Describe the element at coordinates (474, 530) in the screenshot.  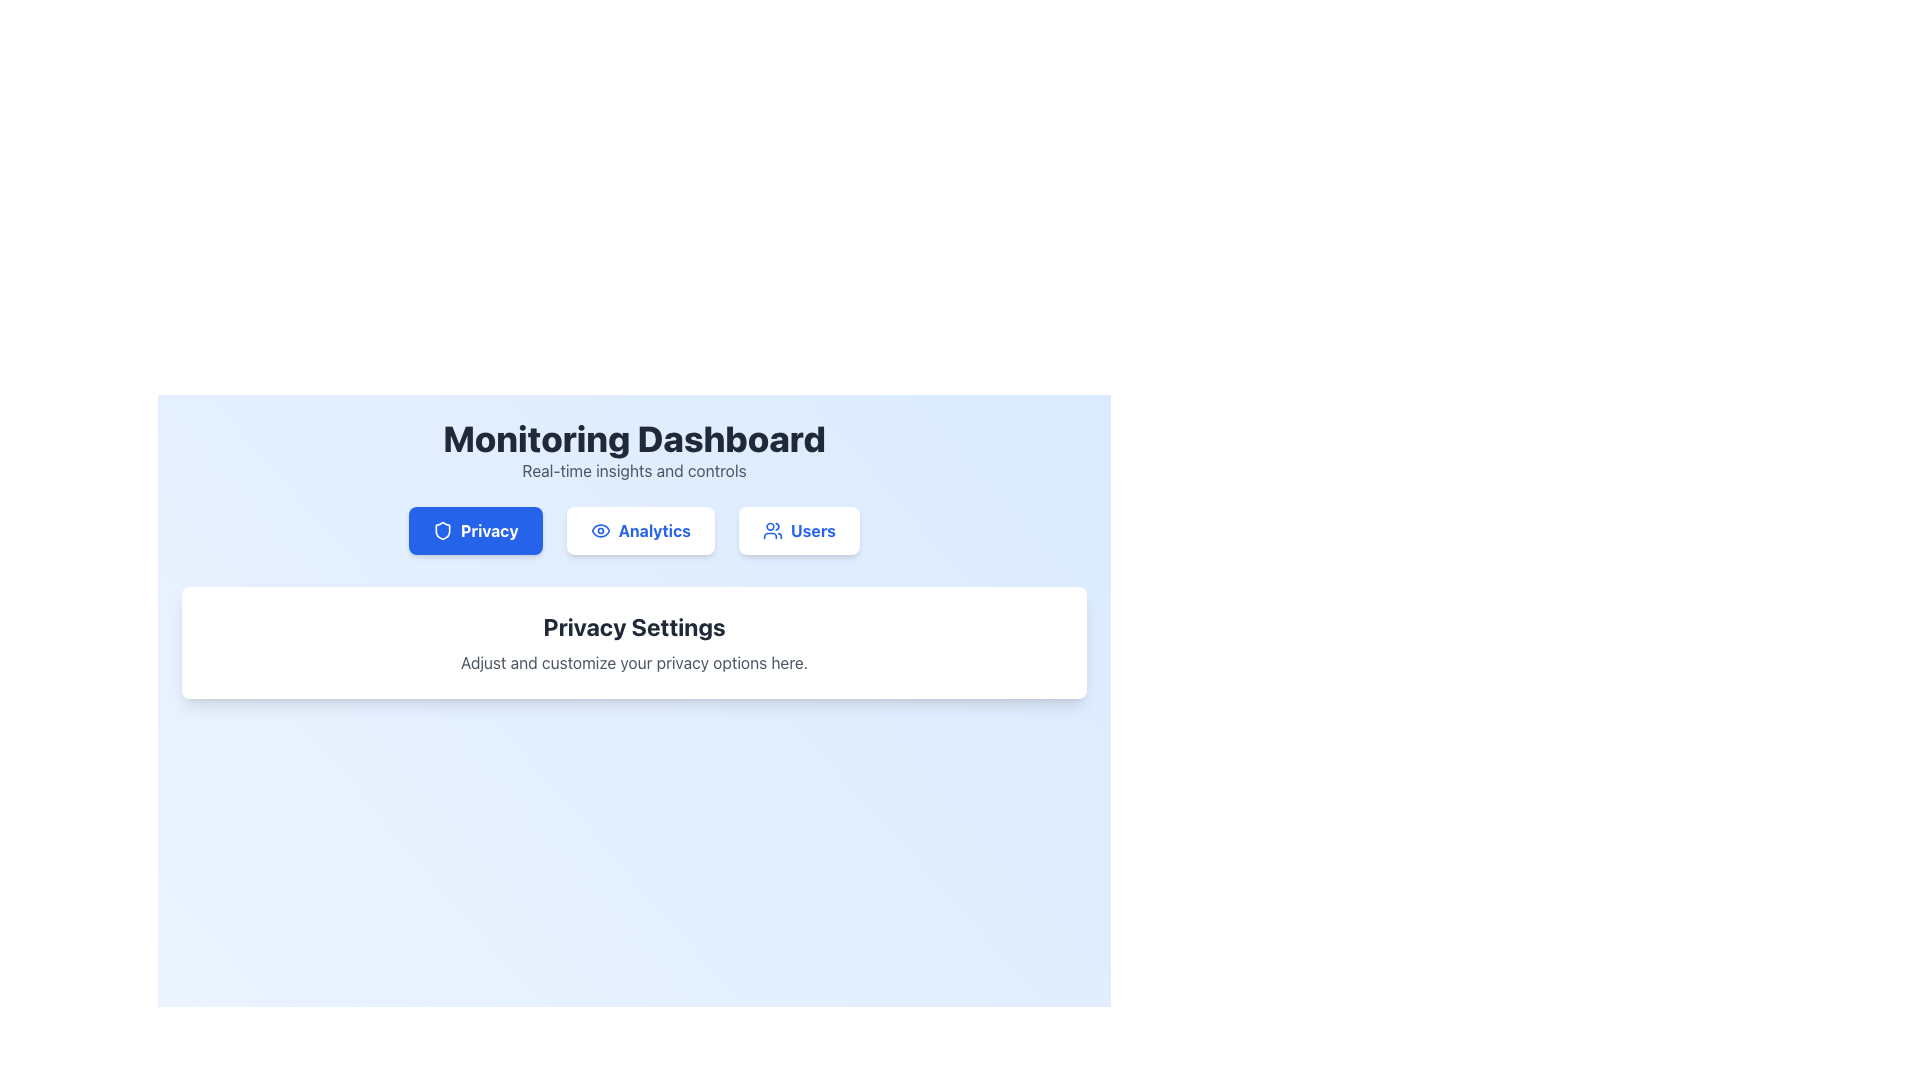
I see `the 'Privacy' button, which is a rounded rectangular button with white text on a blue background` at that location.